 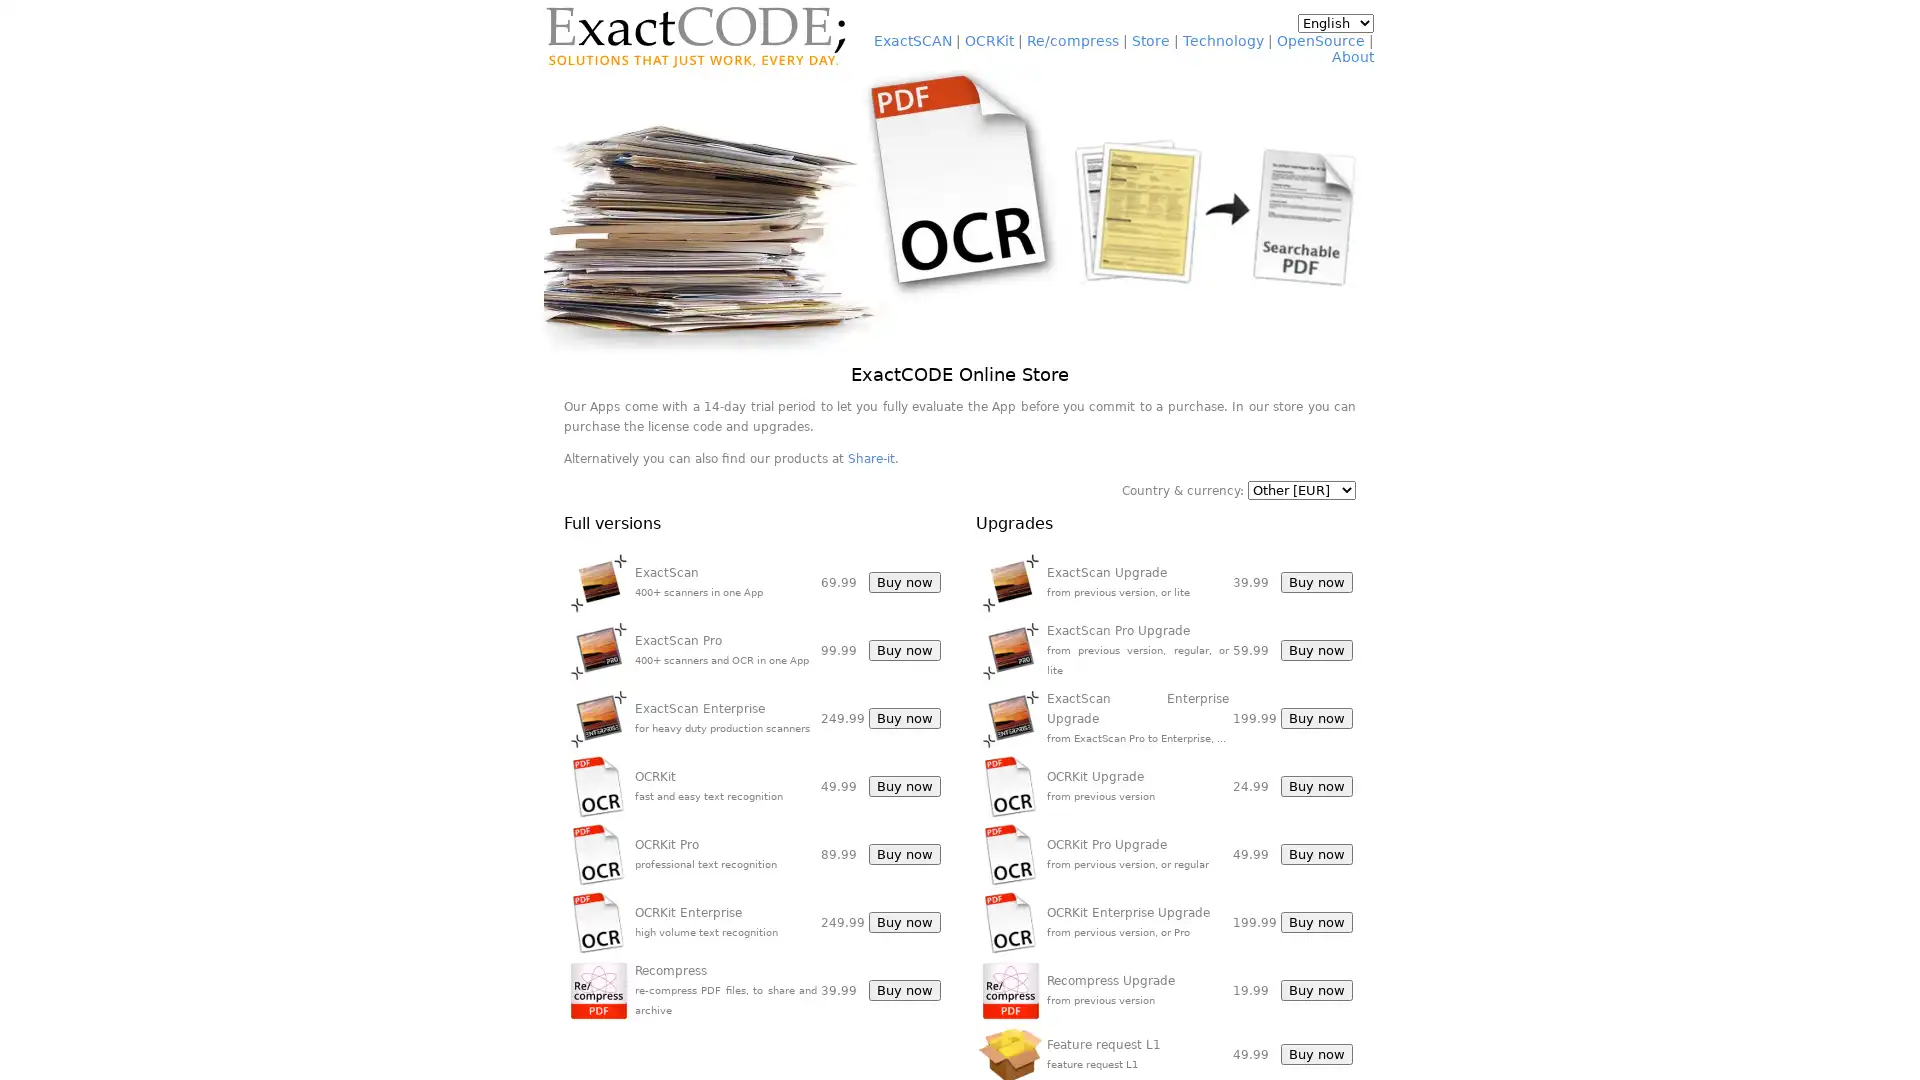 What do you see at coordinates (904, 785) in the screenshot?
I see `Buy now` at bounding box center [904, 785].